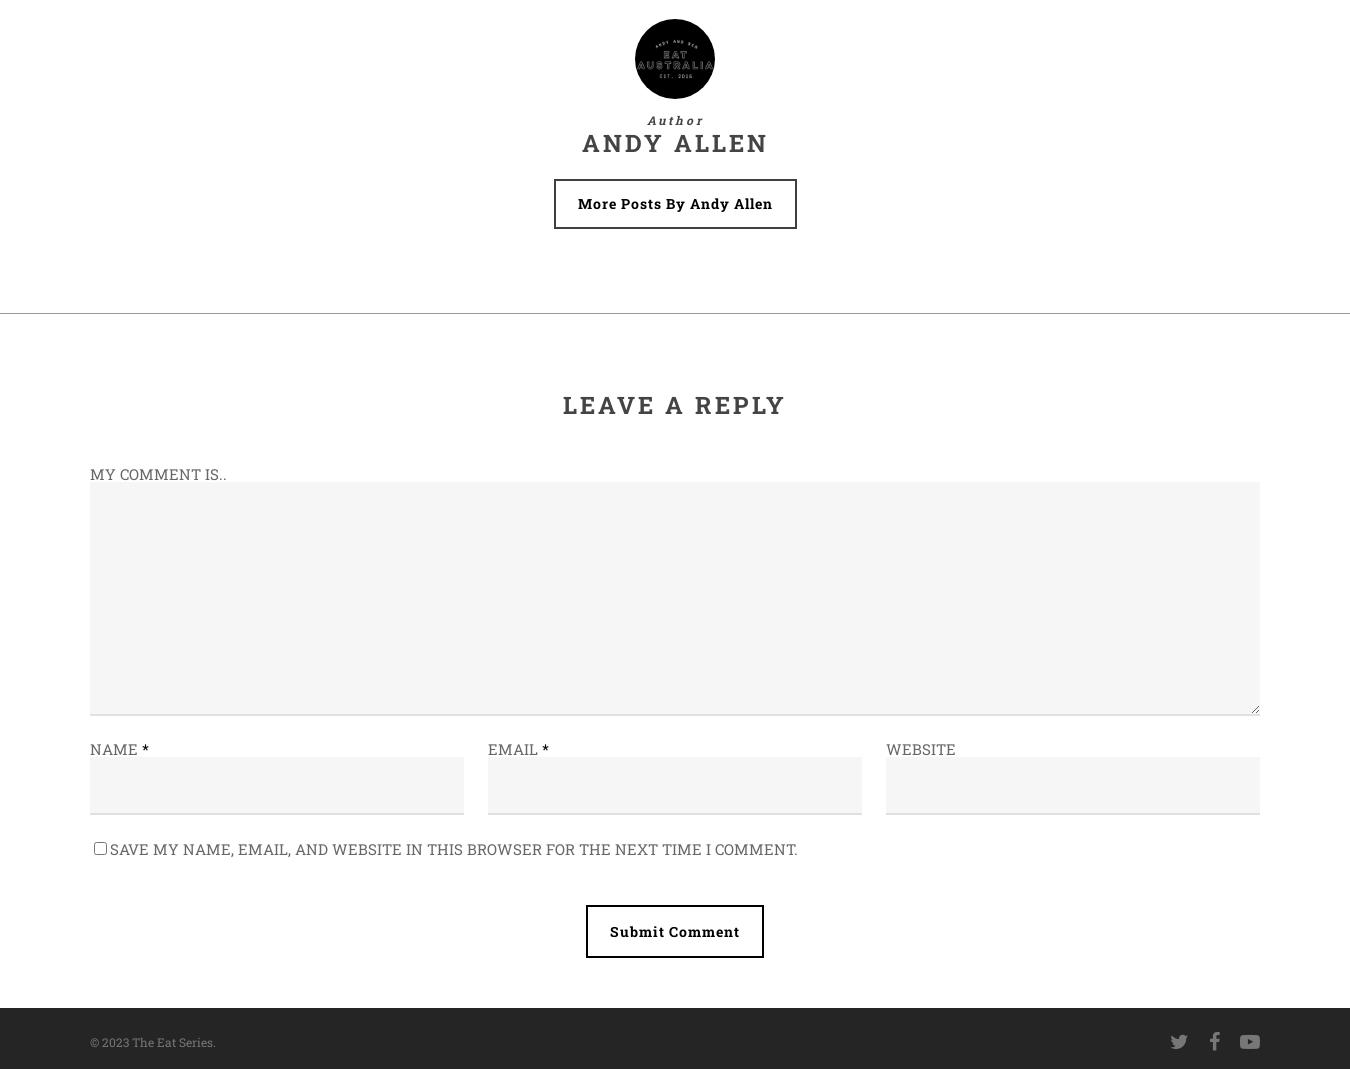 This screenshot has height=1069, width=1350. I want to click on 'Andy Allen', so click(674, 143).